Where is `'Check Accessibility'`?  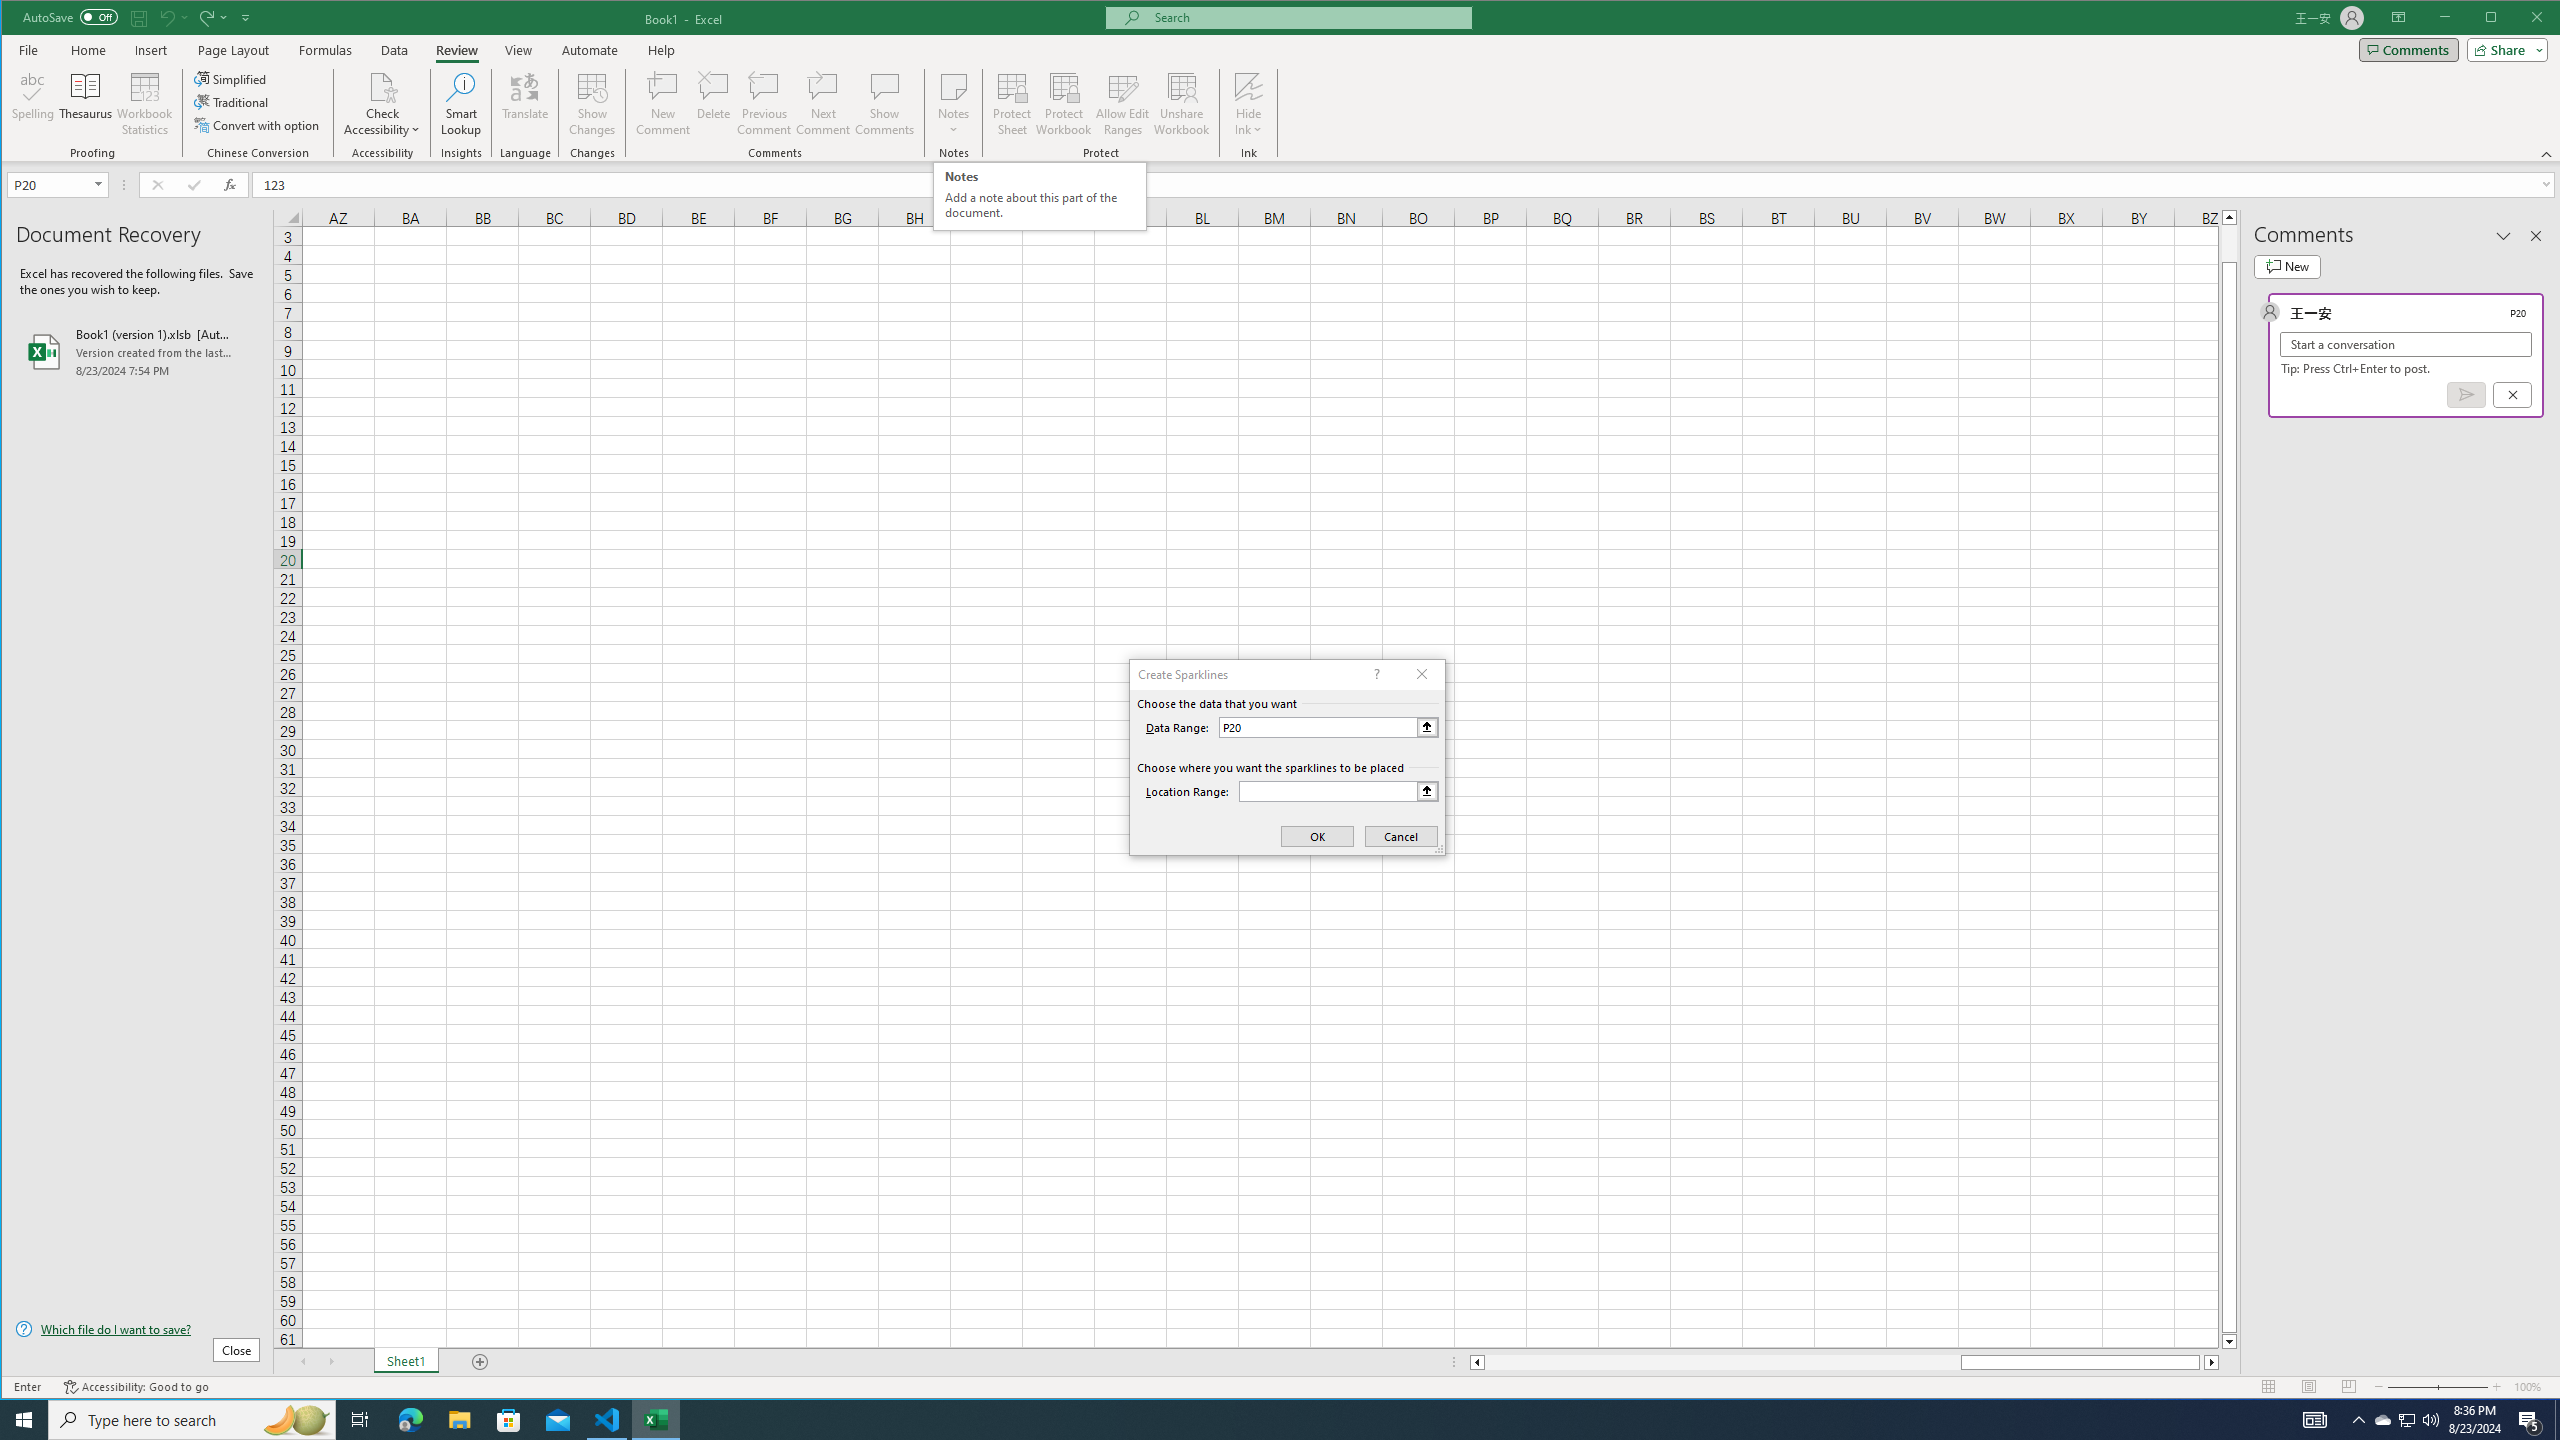
'Check Accessibility' is located at coordinates (382, 103).